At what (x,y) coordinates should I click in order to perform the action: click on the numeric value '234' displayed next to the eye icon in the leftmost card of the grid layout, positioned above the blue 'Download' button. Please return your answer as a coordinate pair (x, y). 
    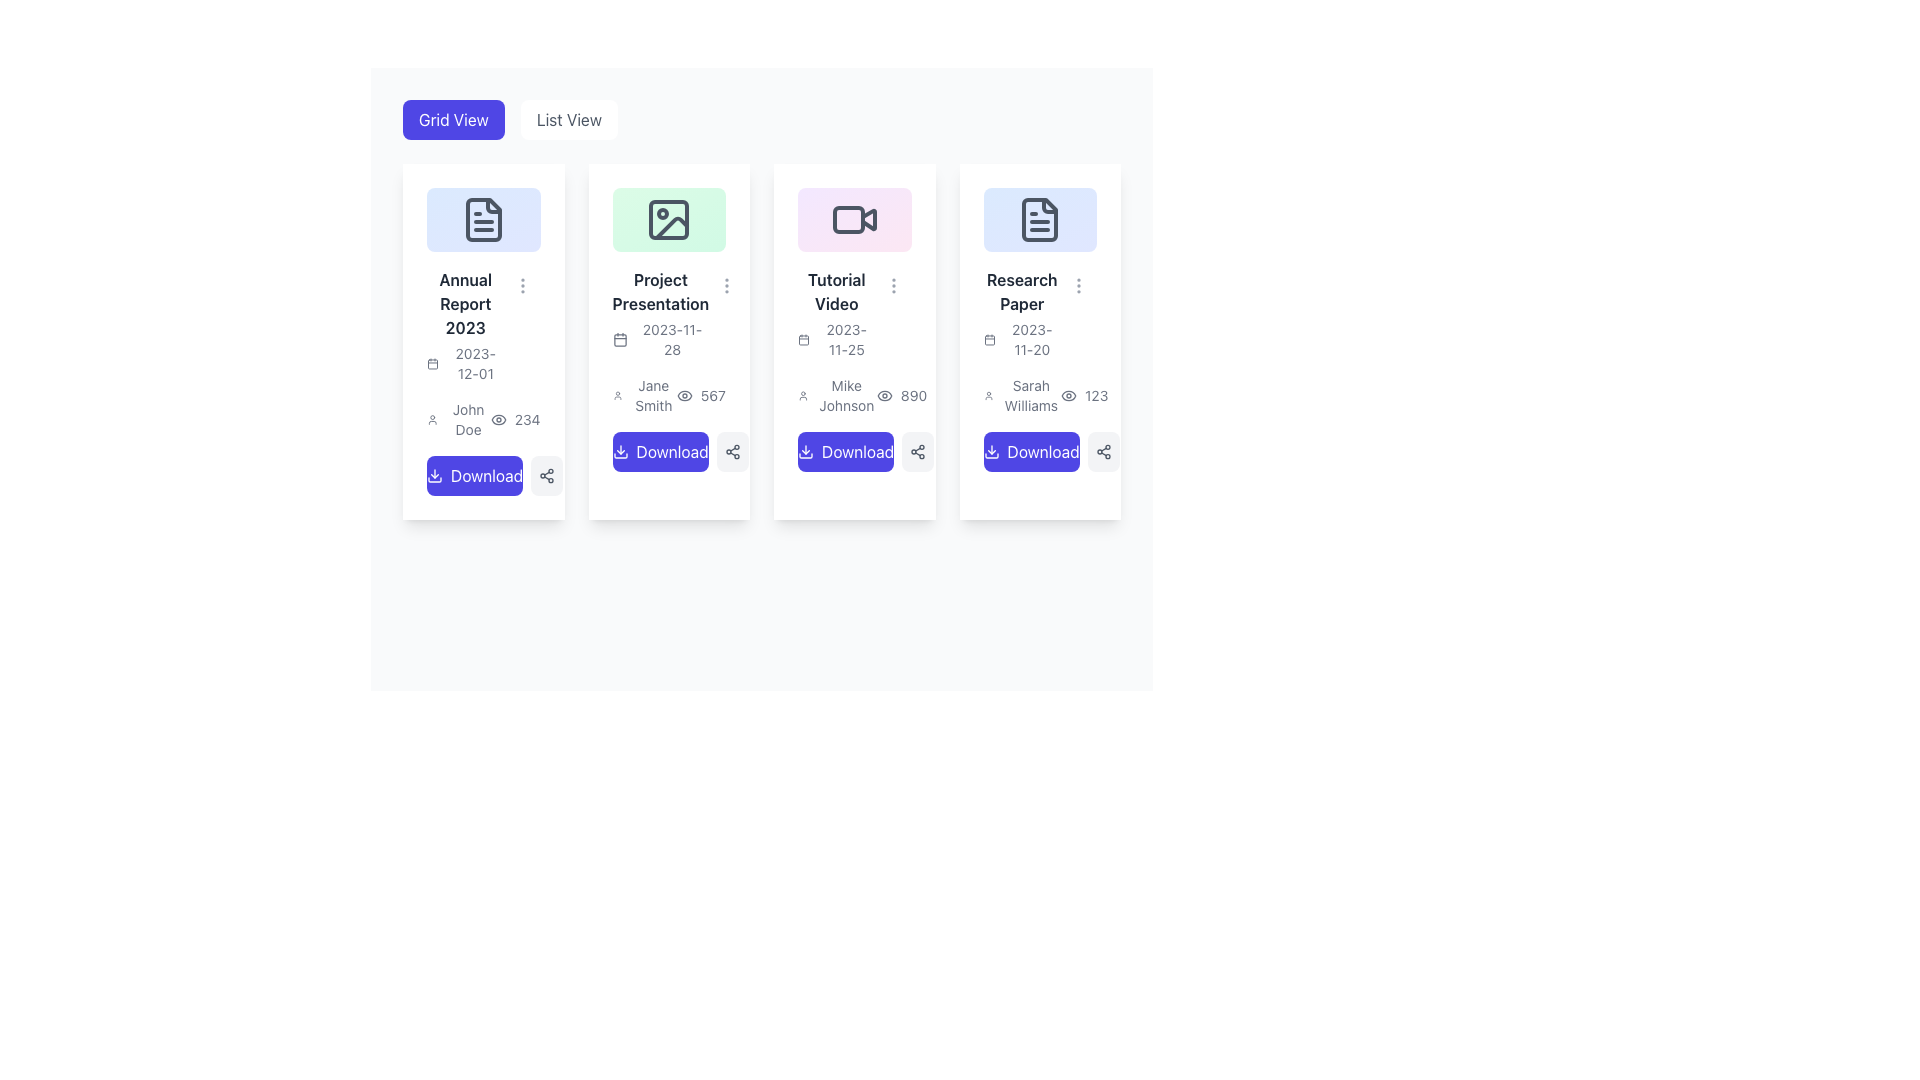
    Looking at the image, I should click on (515, 418).